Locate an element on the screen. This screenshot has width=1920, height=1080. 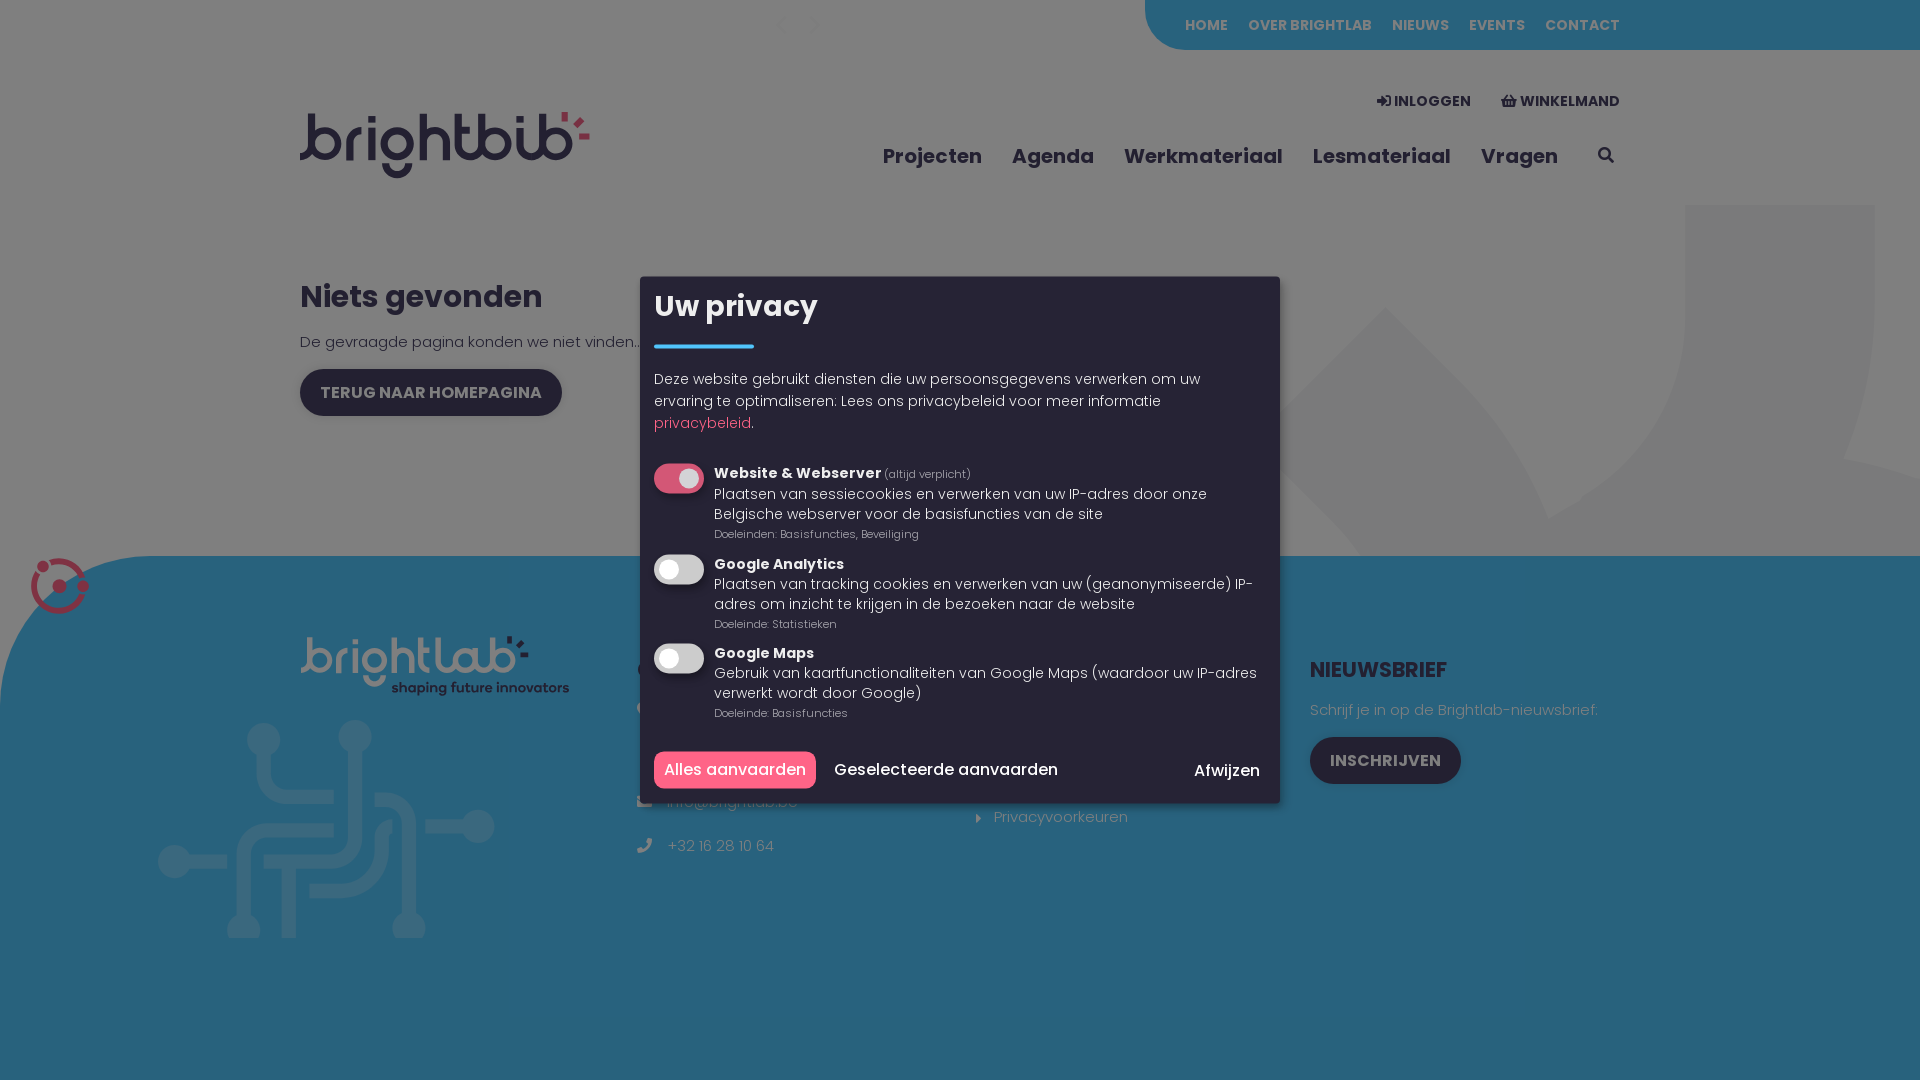
'Privacyvoorkeuren' is located at coordinates (1059, 816).